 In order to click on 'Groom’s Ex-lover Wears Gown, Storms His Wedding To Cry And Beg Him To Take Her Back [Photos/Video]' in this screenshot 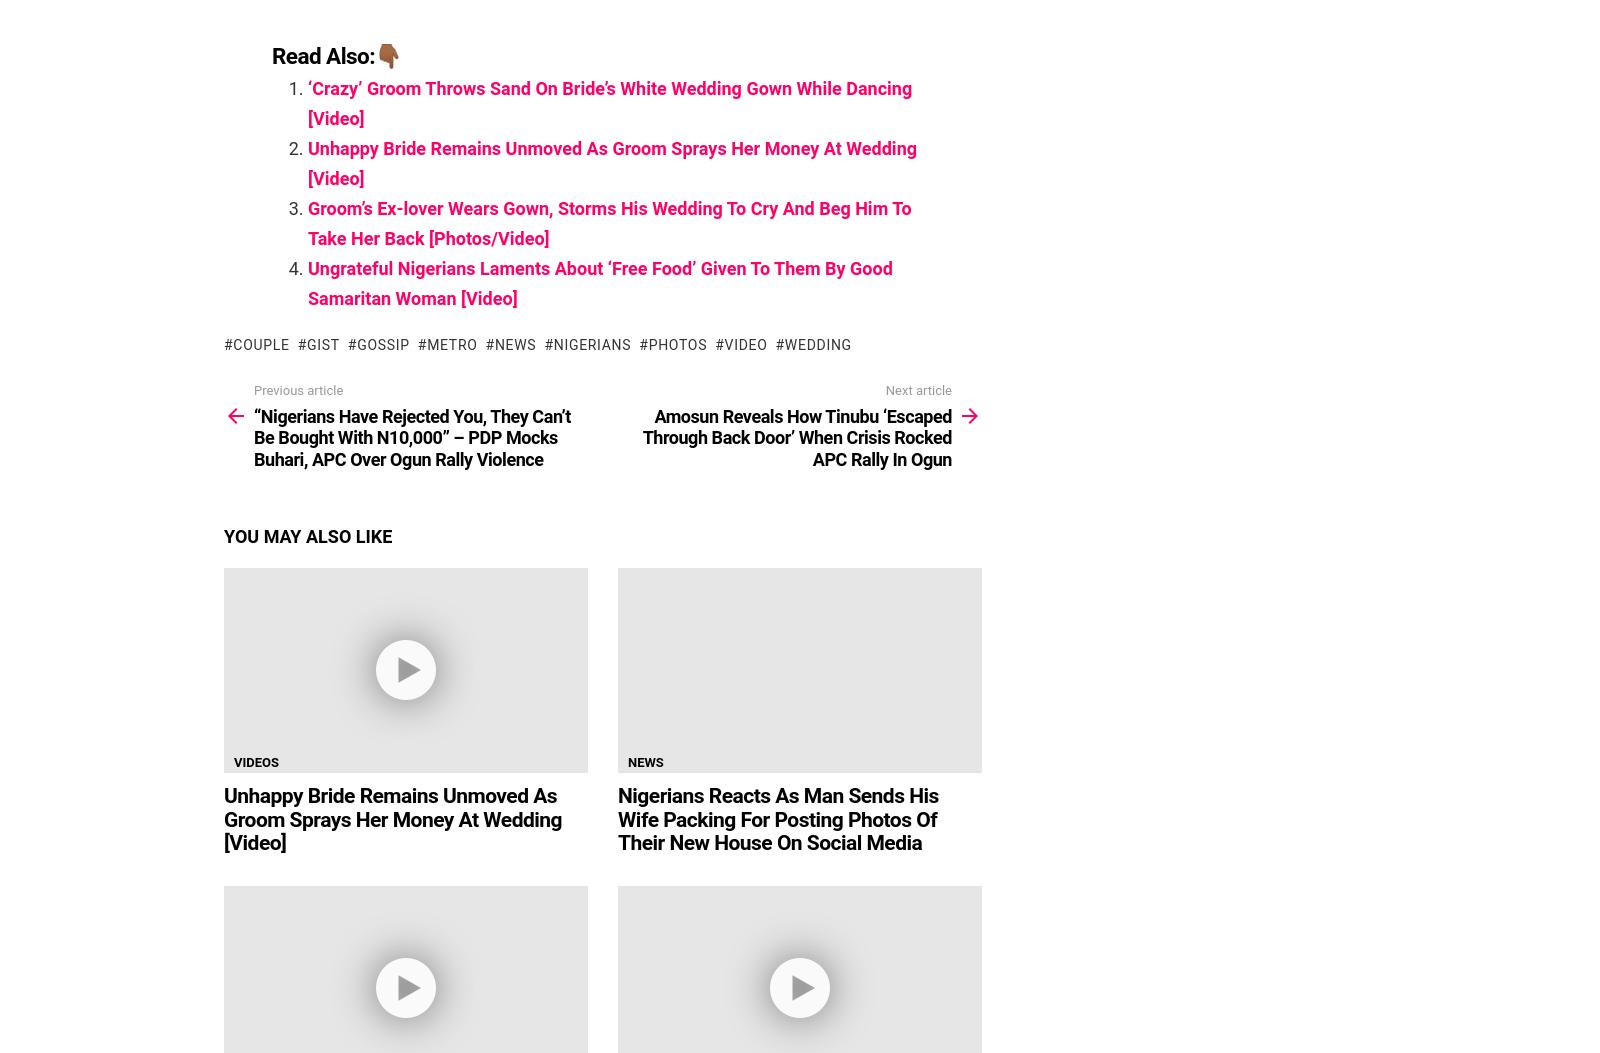, I will do `click(609, 223)`.